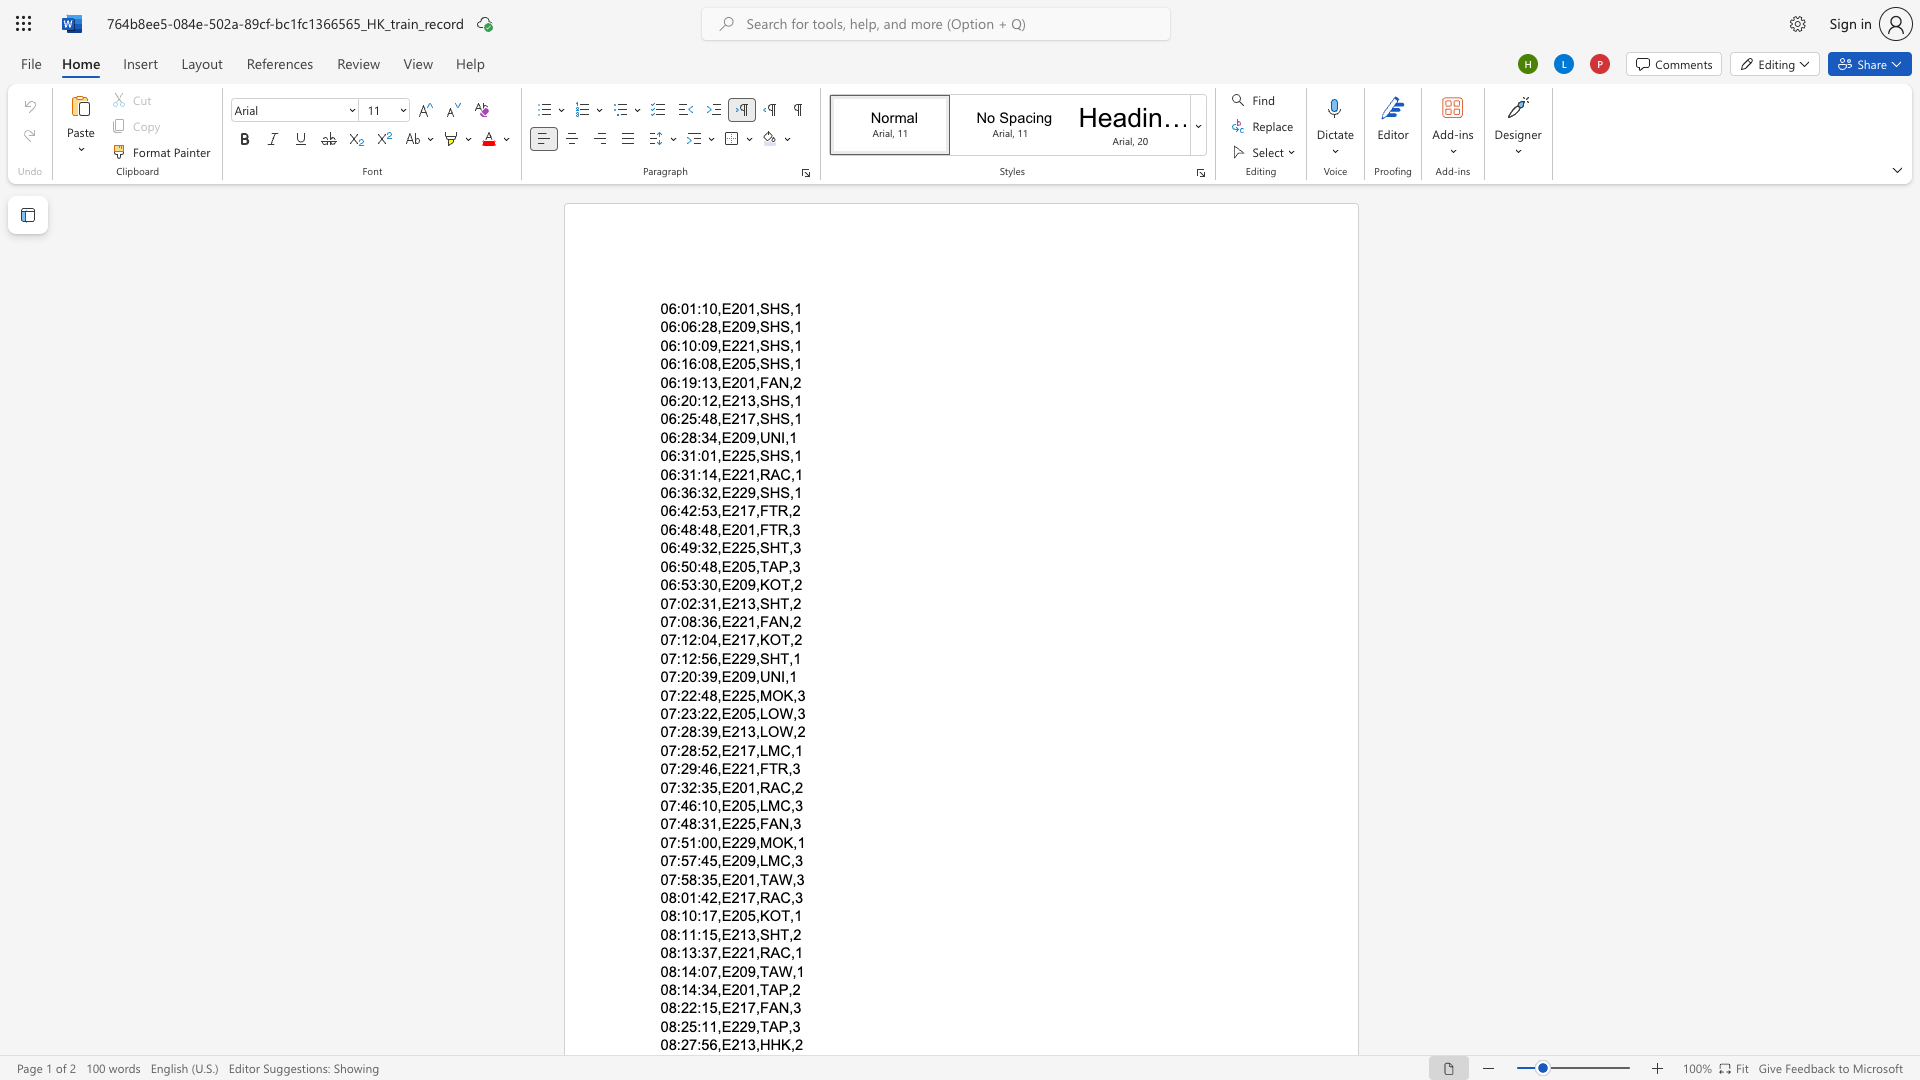 The height and width of the screenshot is (1080, 1920). What do you see at coordinates (697, 326) in the screenshot?
I see `the subset text ":28,E209" within the text "06:06:28,E209,SHS,1"` at bounding box center [697, 326].